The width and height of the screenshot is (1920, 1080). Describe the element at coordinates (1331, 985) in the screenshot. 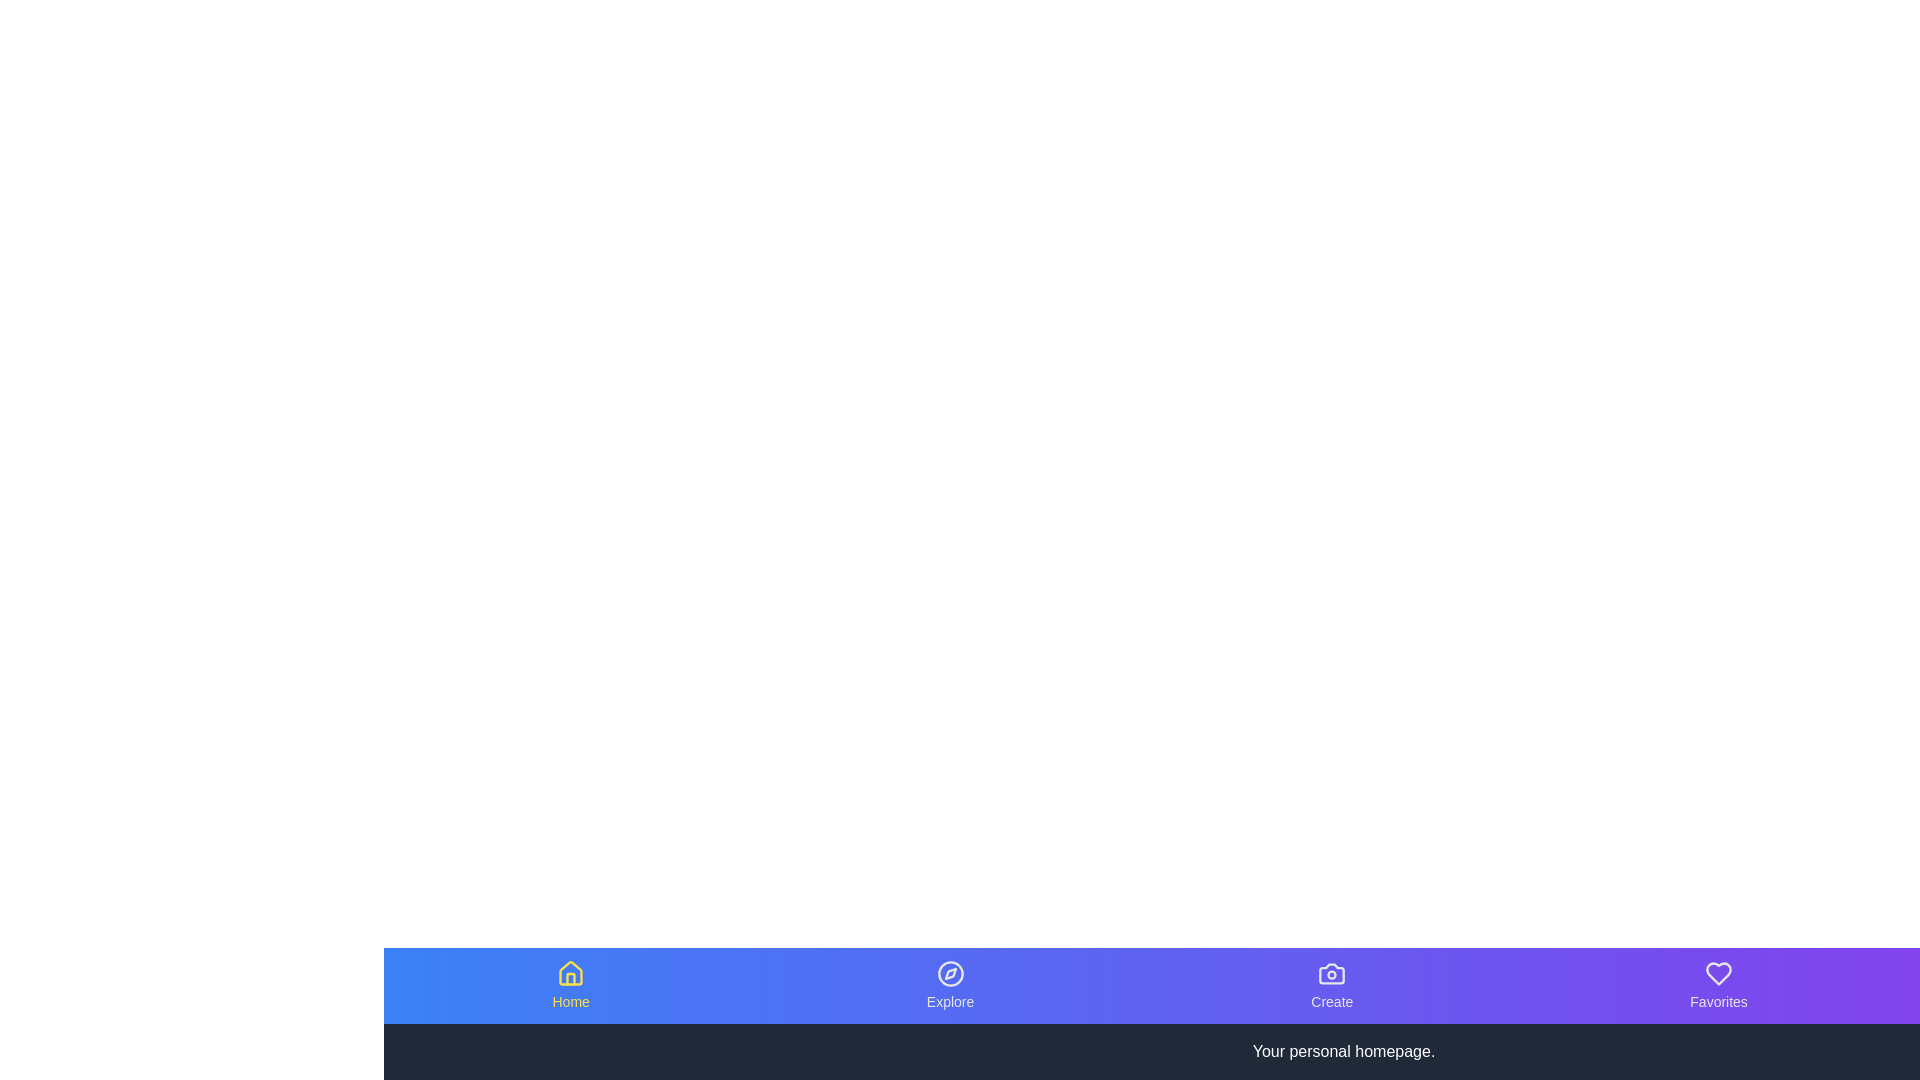

I see `the Create tab in the bottom navigation bar` at that location.